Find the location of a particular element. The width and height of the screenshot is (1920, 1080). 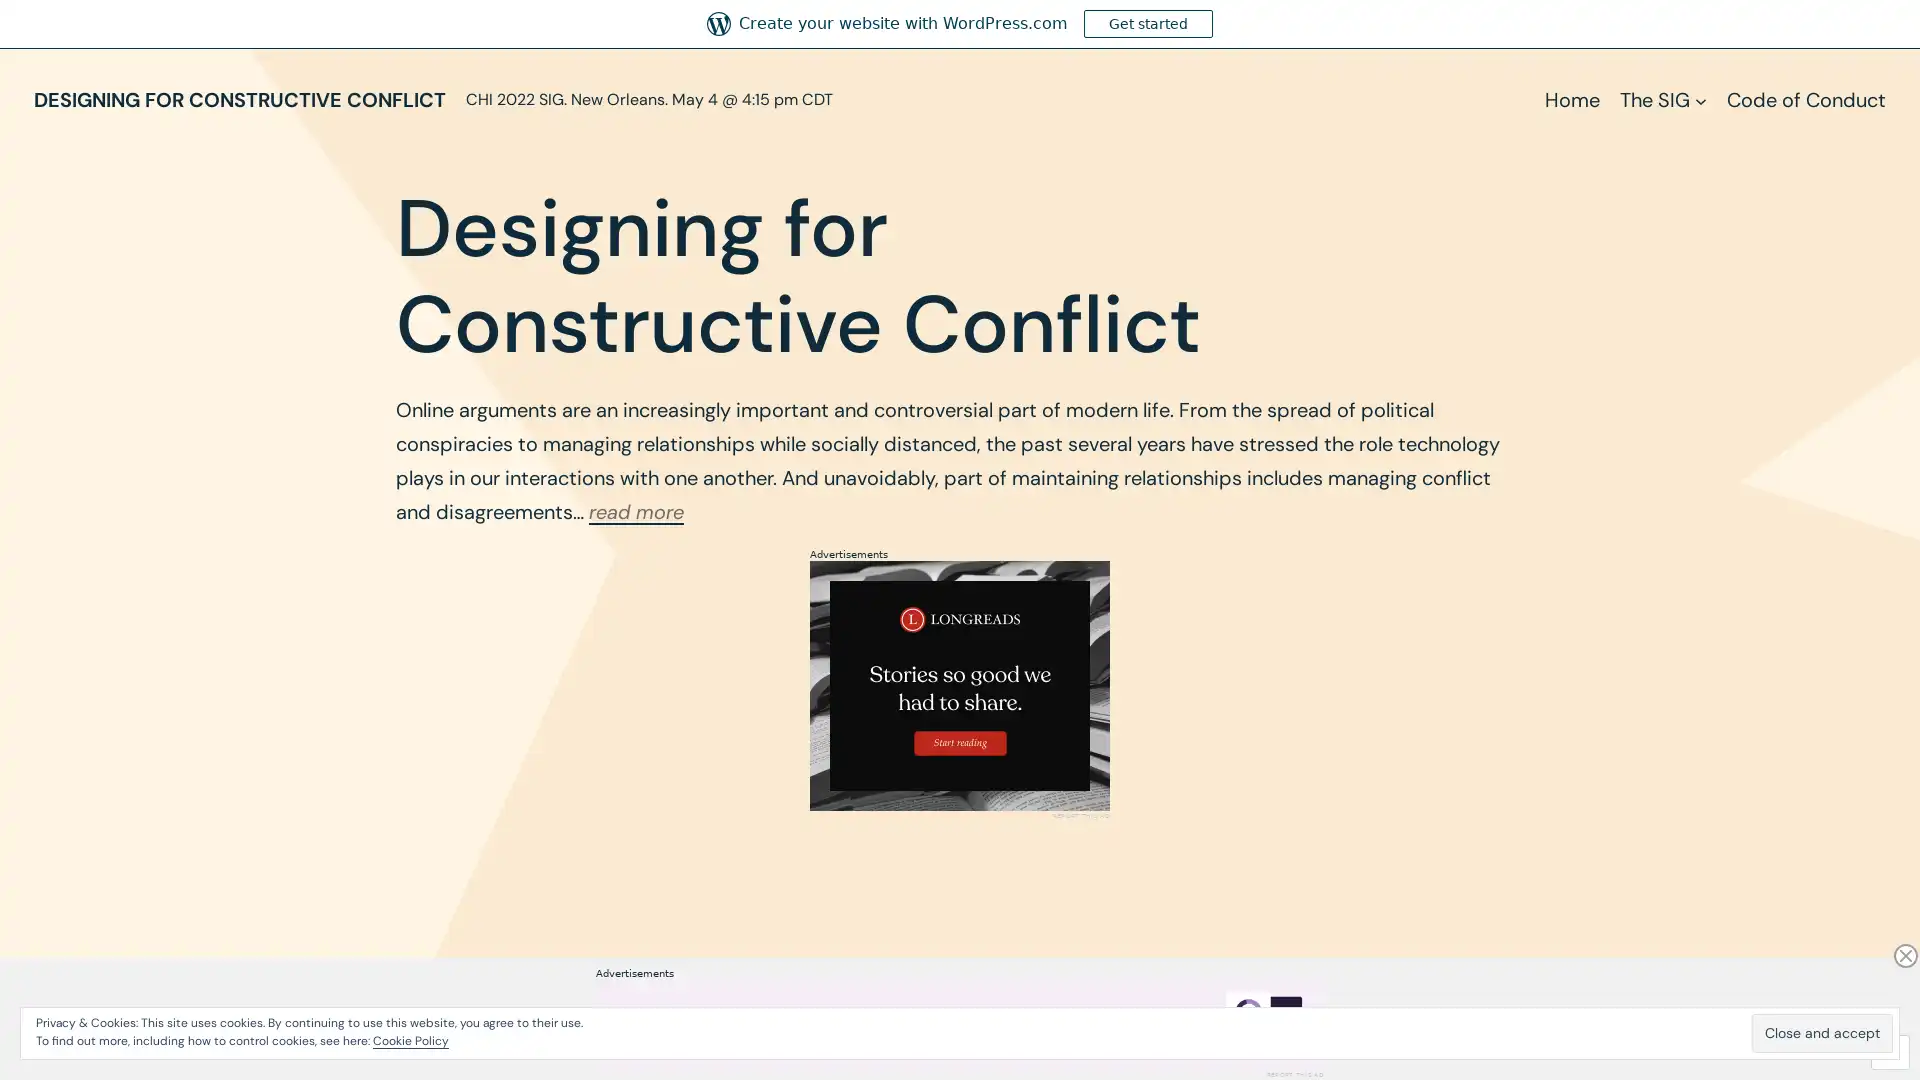

Close and accept is located at coordinates (1822, 1033).